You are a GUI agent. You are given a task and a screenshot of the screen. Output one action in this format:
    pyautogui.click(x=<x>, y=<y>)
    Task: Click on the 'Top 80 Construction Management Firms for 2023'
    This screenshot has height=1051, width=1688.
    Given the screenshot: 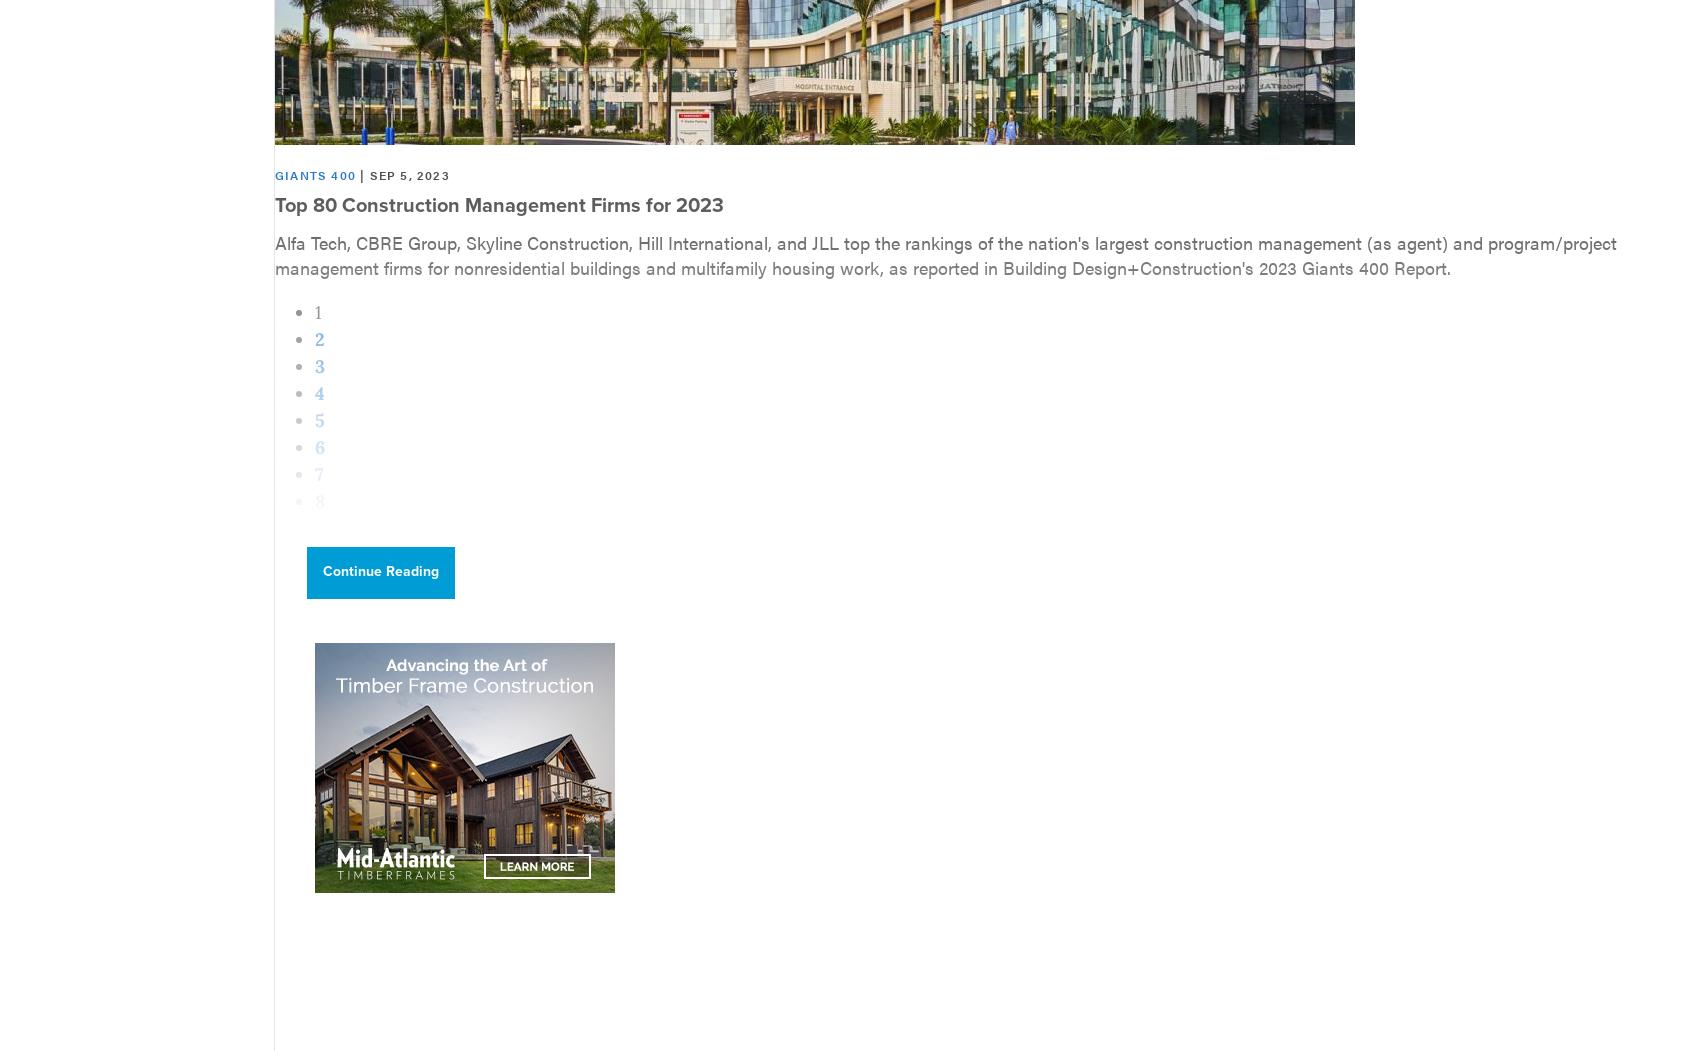 What is the action you would take?
    pyautogui.click(x=498, y=204)
    